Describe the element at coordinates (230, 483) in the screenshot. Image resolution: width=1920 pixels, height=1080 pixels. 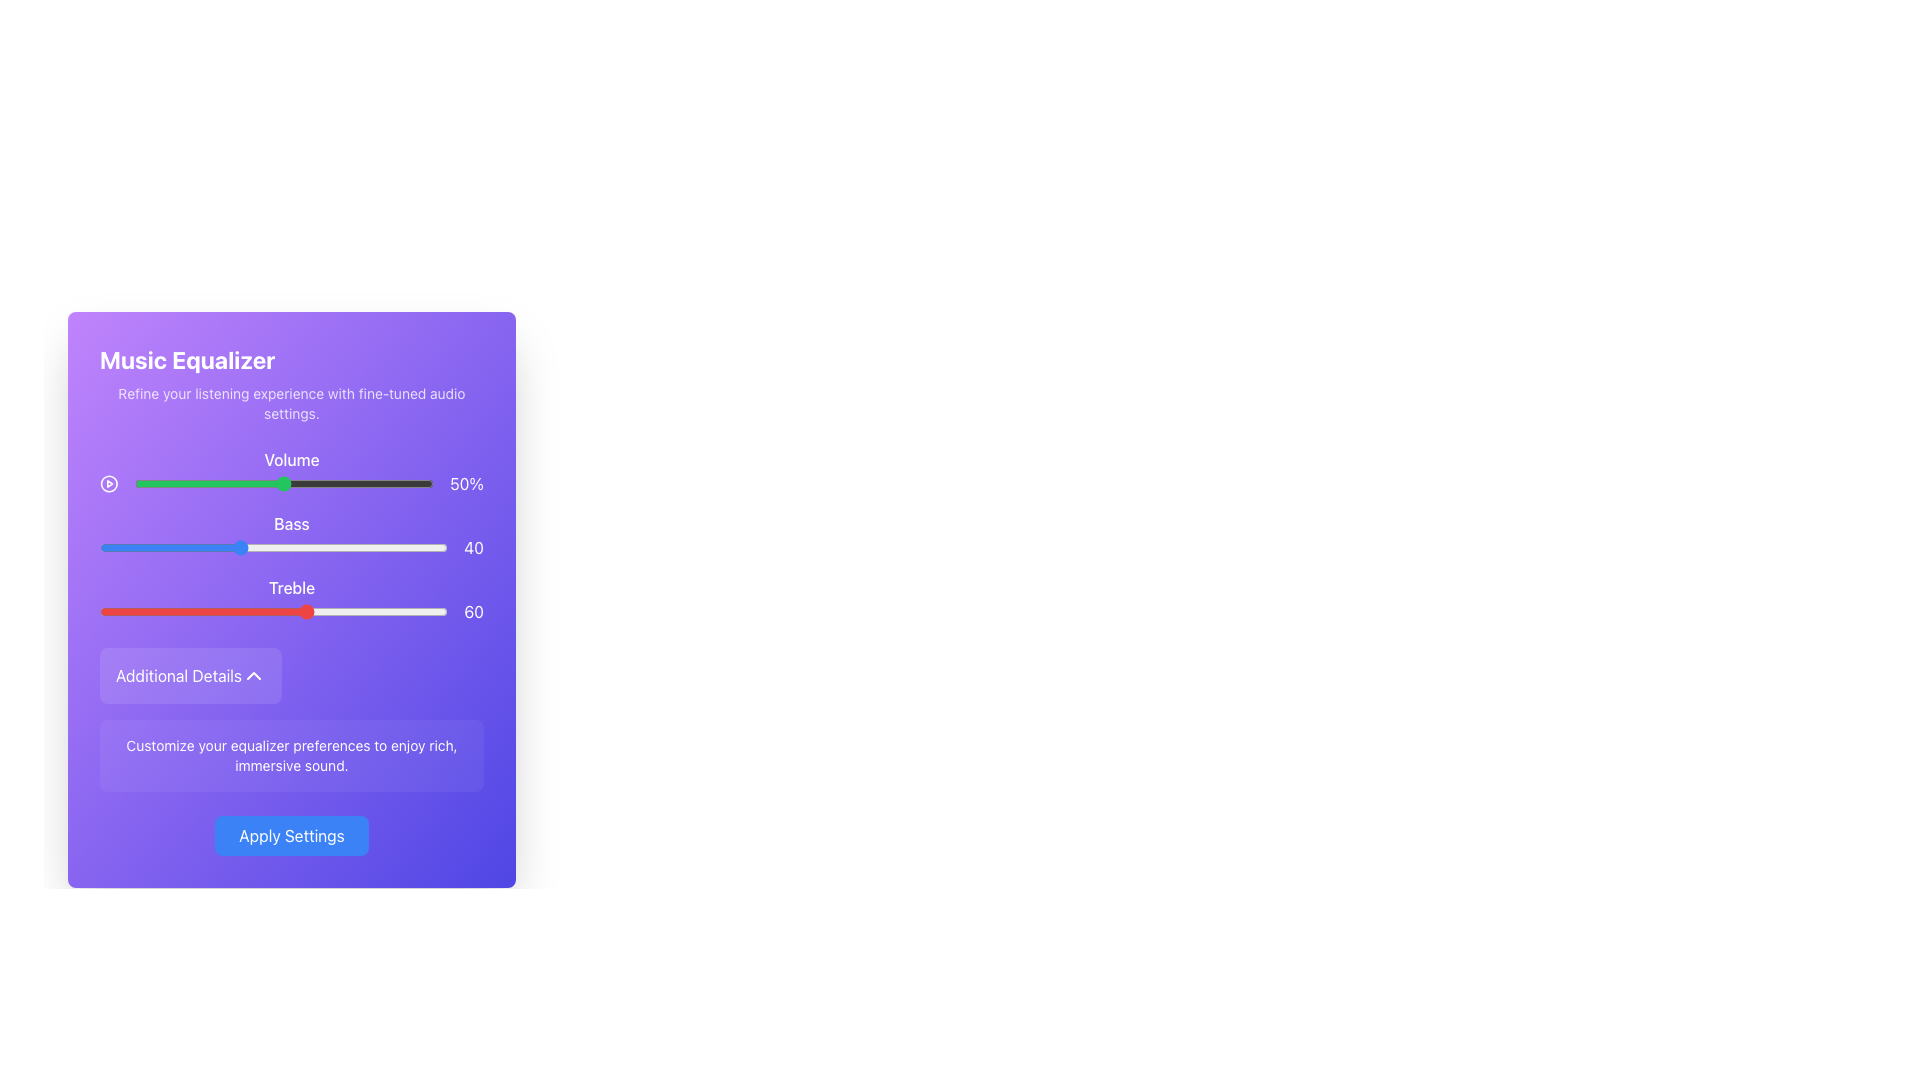
I see `the slider` at that location.